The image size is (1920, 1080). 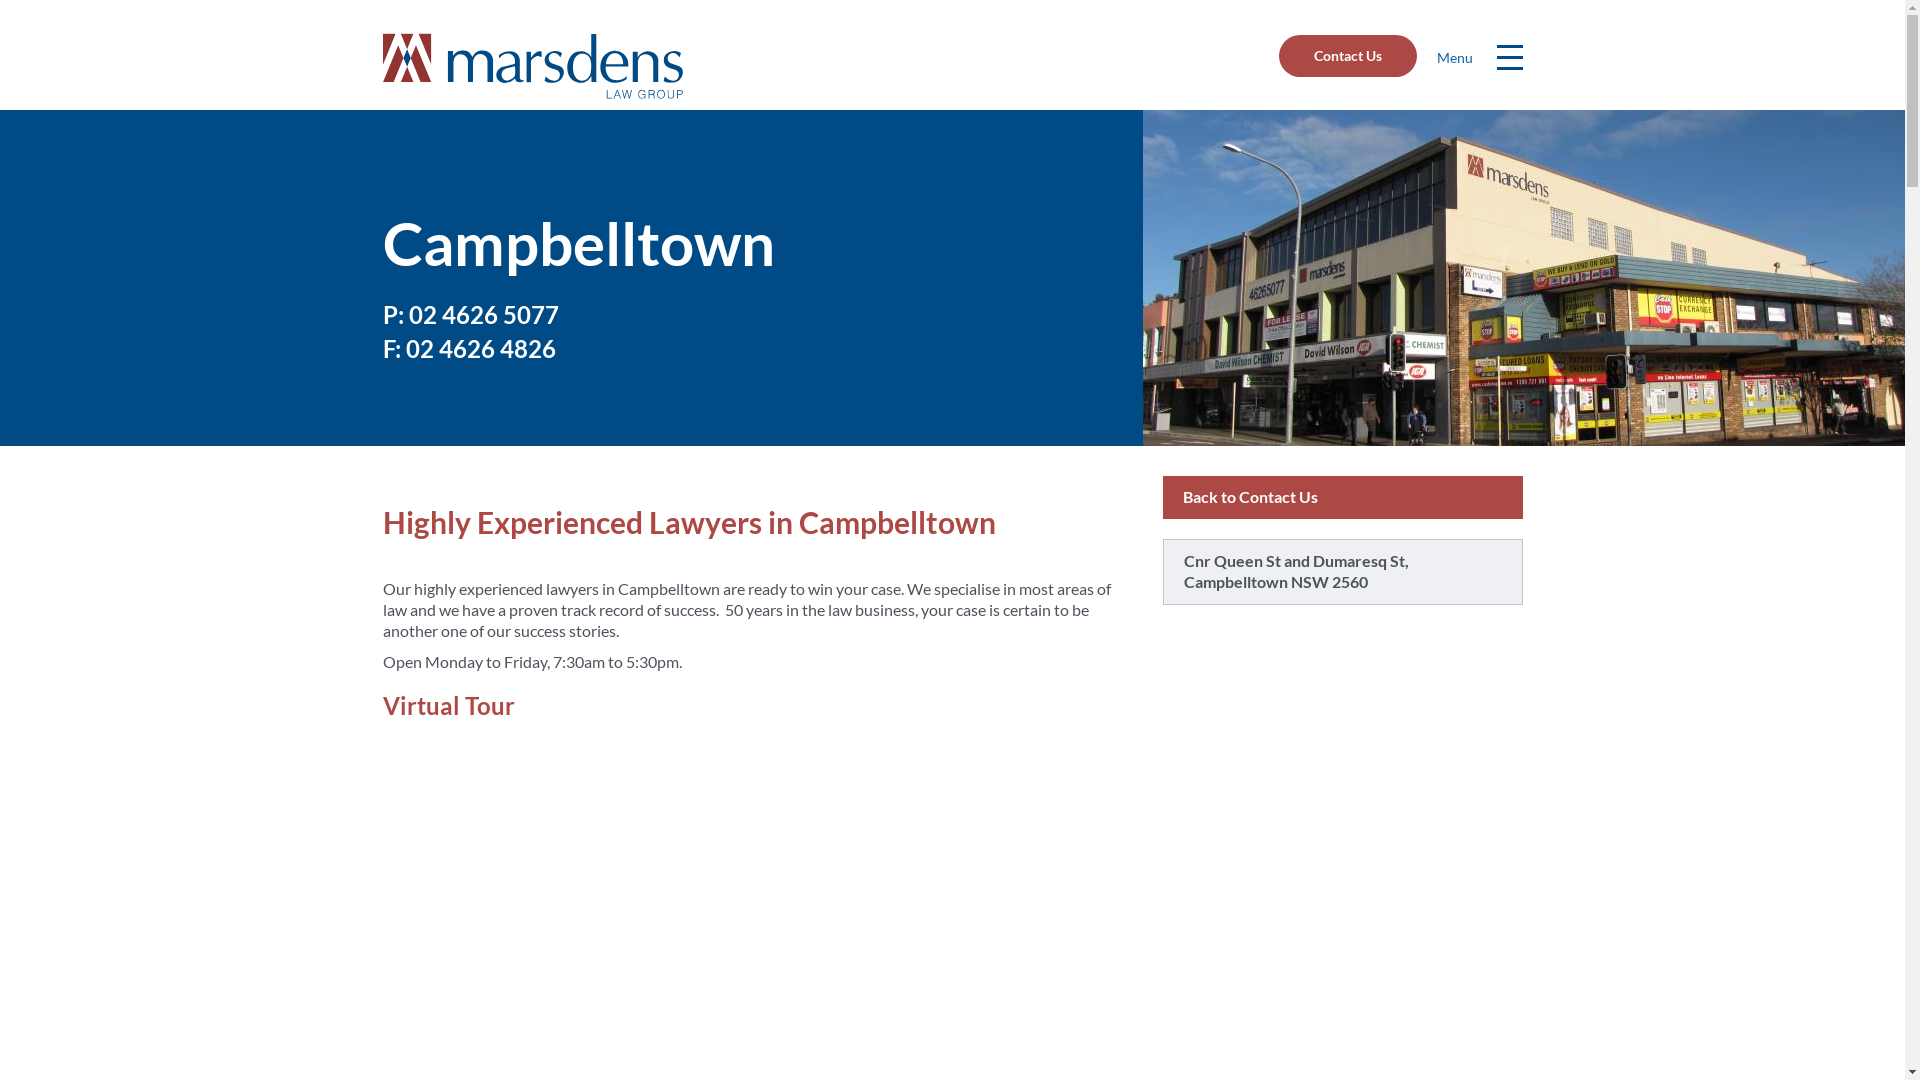 What do you see at coordinates (1508, 53) in the screenshot?
I see `'Menu'` at bounding box center [1508, 53].